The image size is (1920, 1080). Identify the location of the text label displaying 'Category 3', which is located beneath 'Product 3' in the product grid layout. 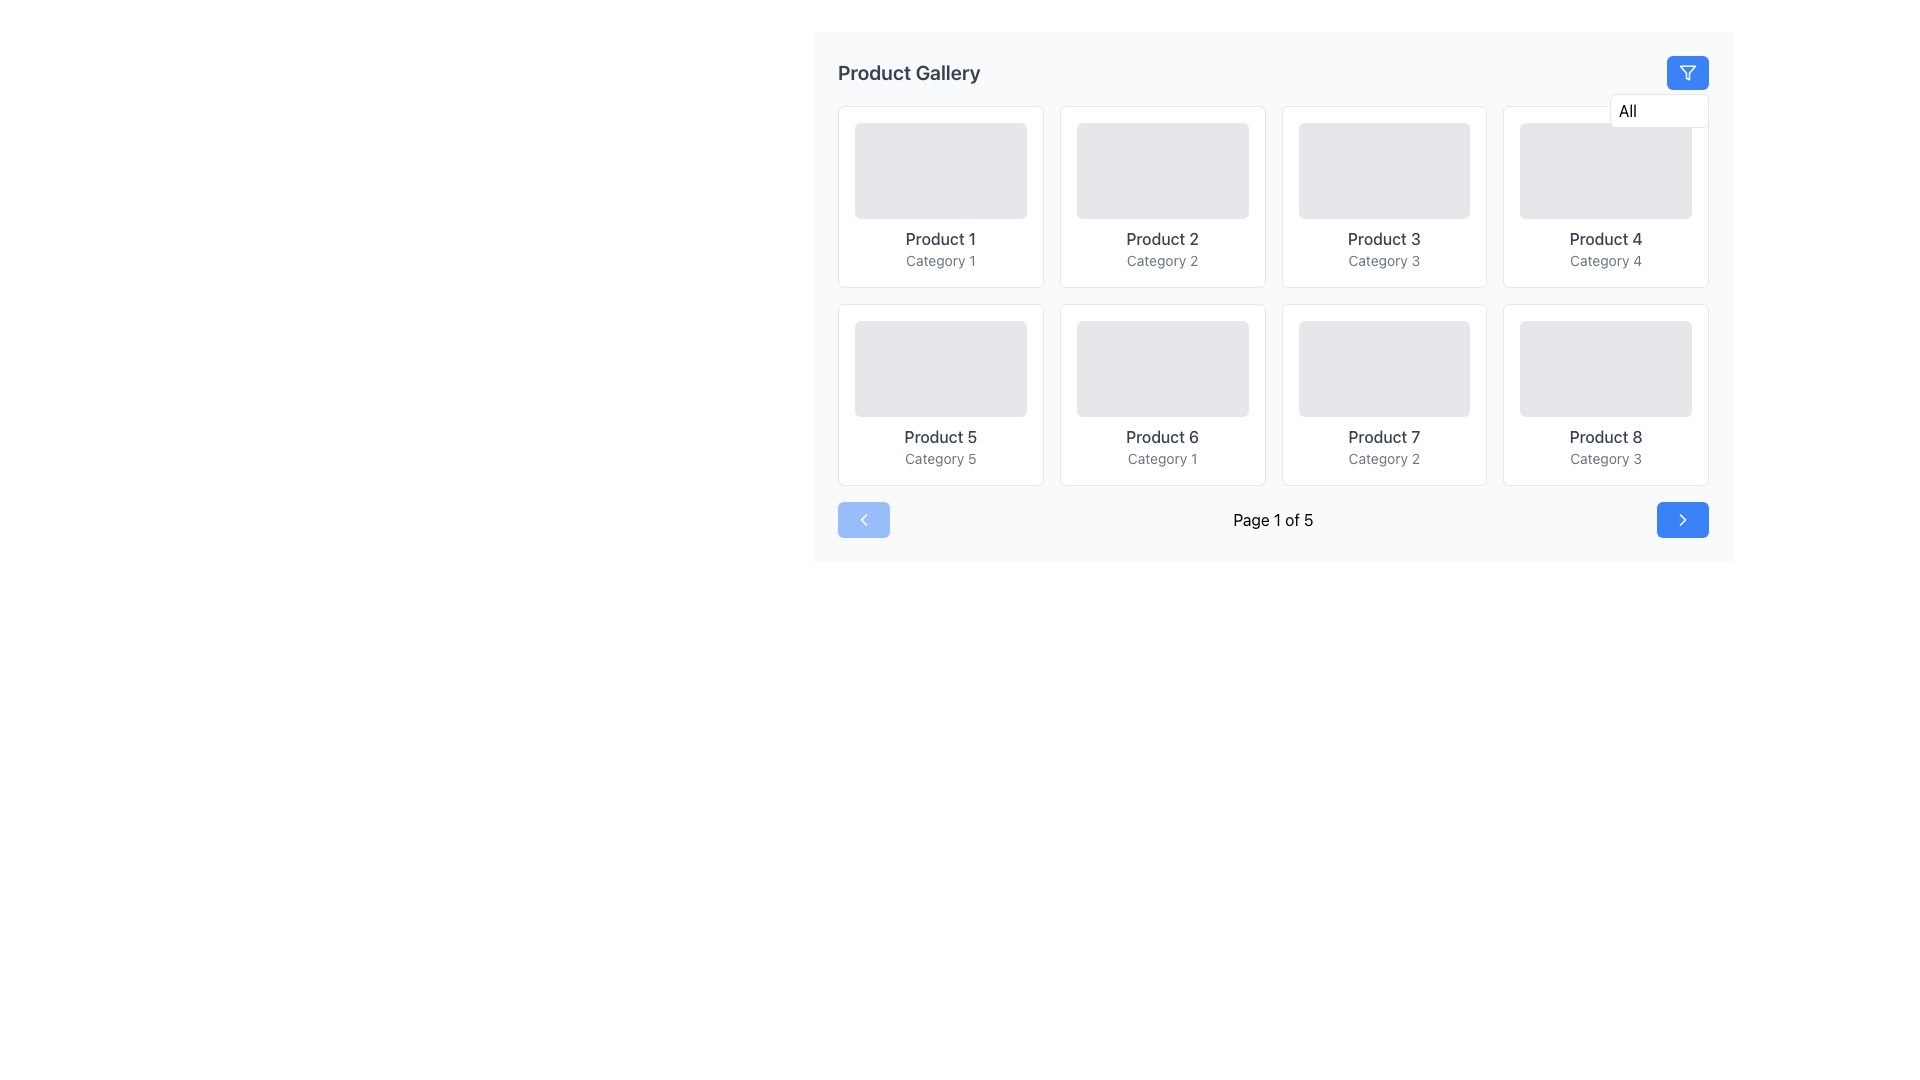
(1383, 260).